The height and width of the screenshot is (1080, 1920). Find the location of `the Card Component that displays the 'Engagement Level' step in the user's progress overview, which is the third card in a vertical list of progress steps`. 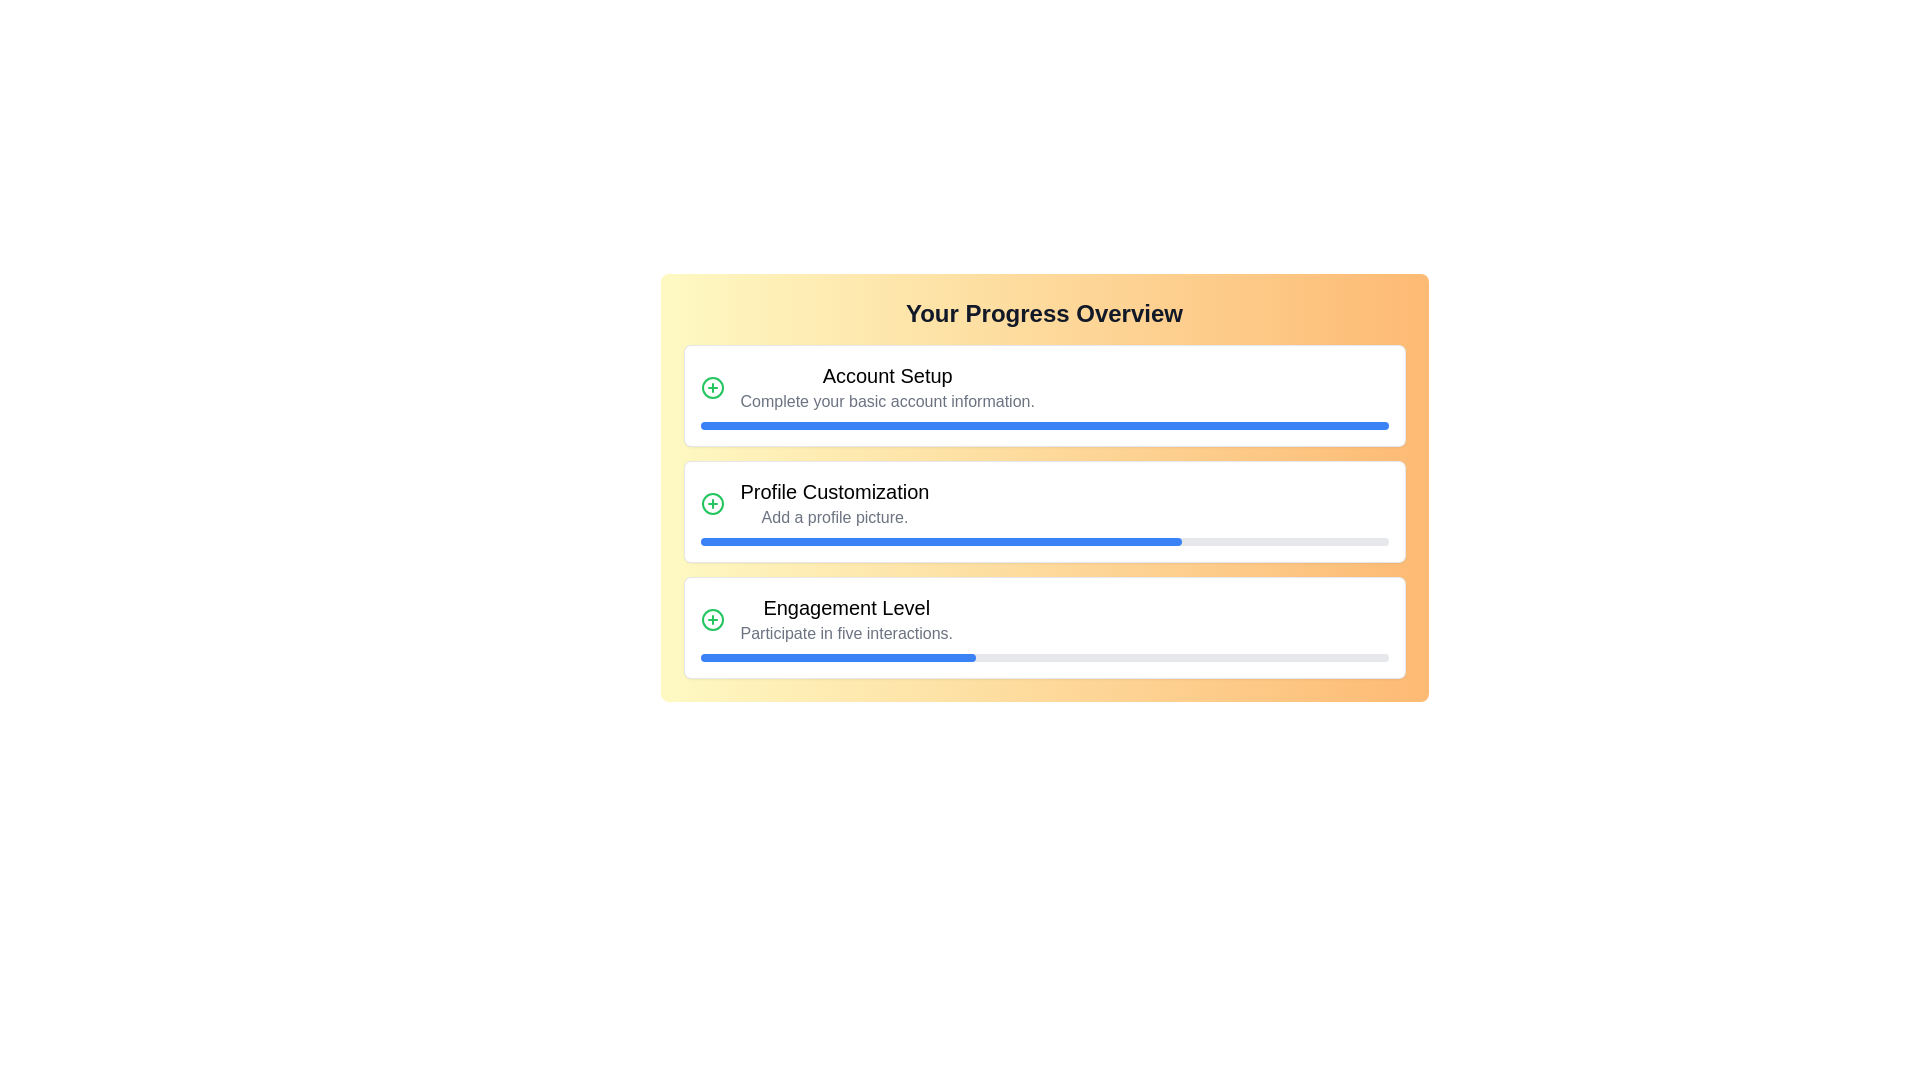

the Card Component that displays the 'Engagement Level' step in the user's progress overview, which is the third card in a vertical list of progress steps is located at coordinates (1043, 627).